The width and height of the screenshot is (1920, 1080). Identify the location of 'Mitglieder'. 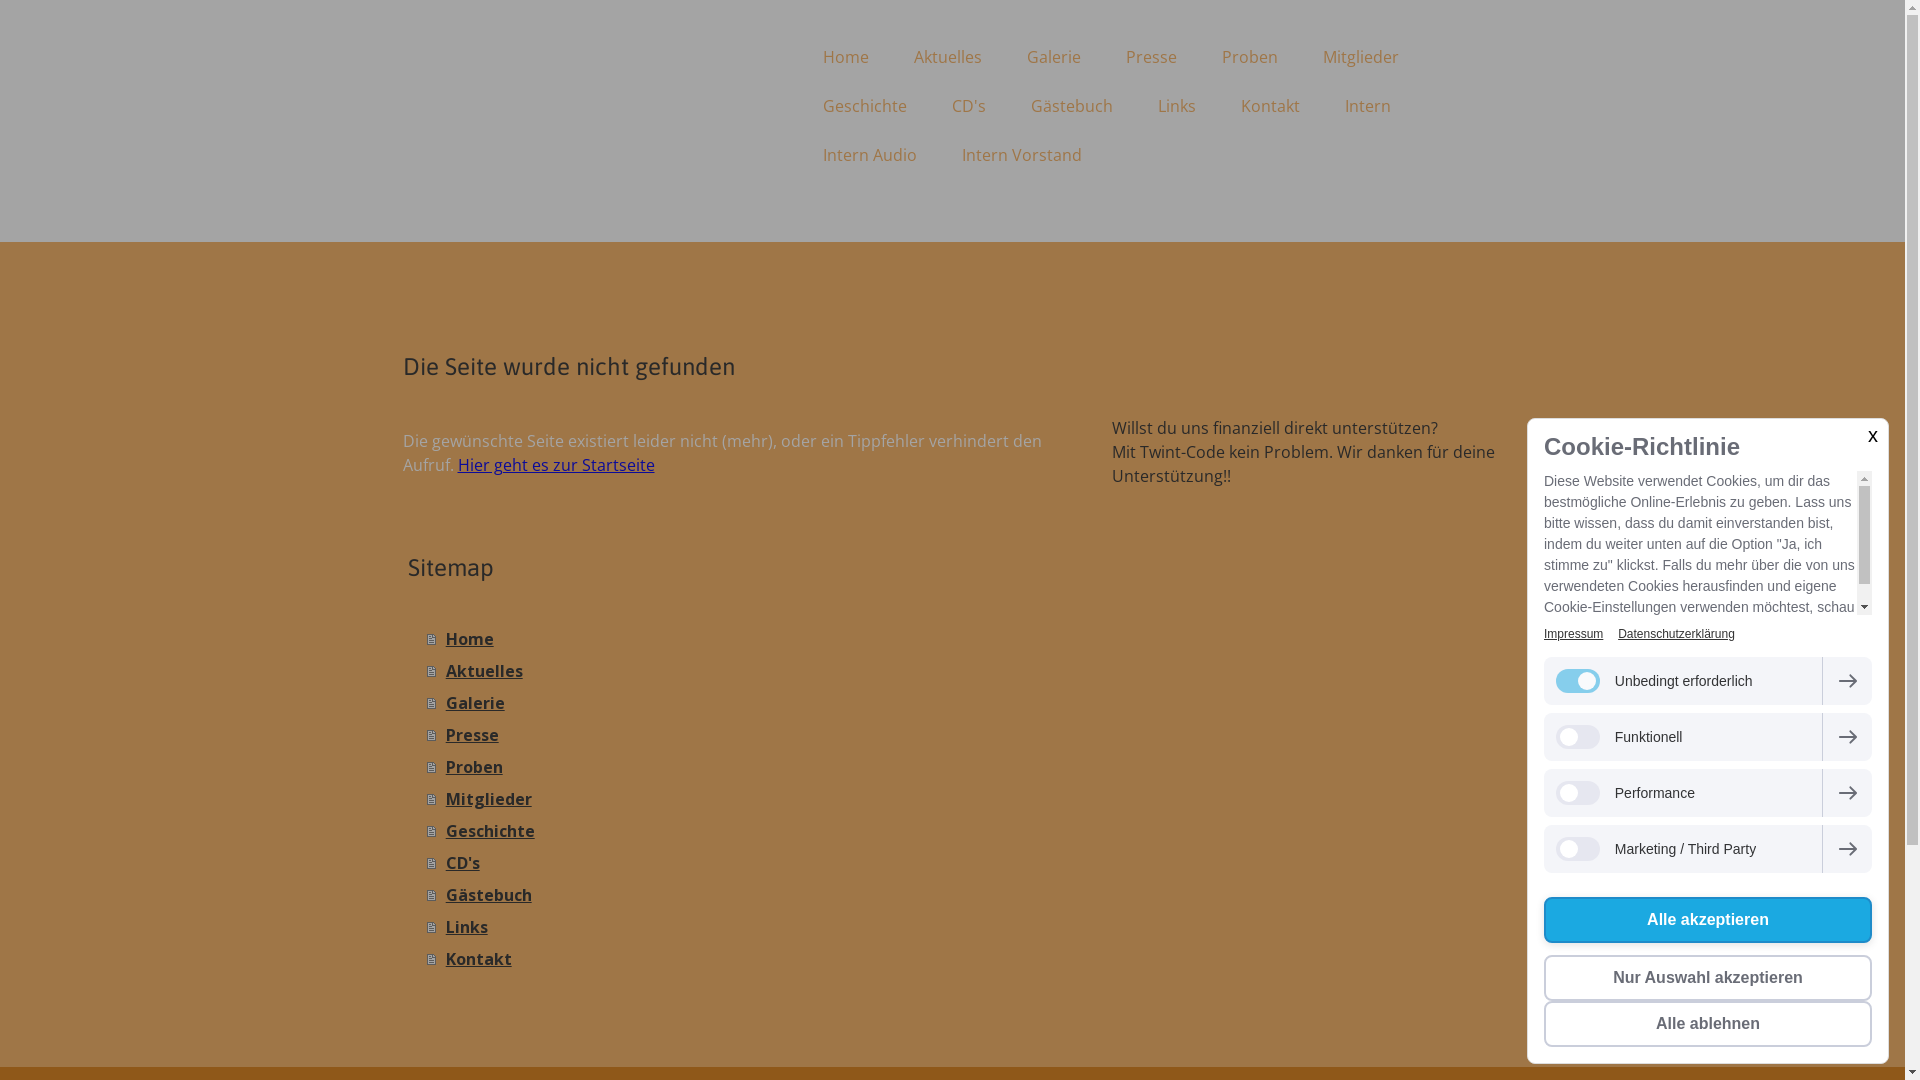
(748, 797).